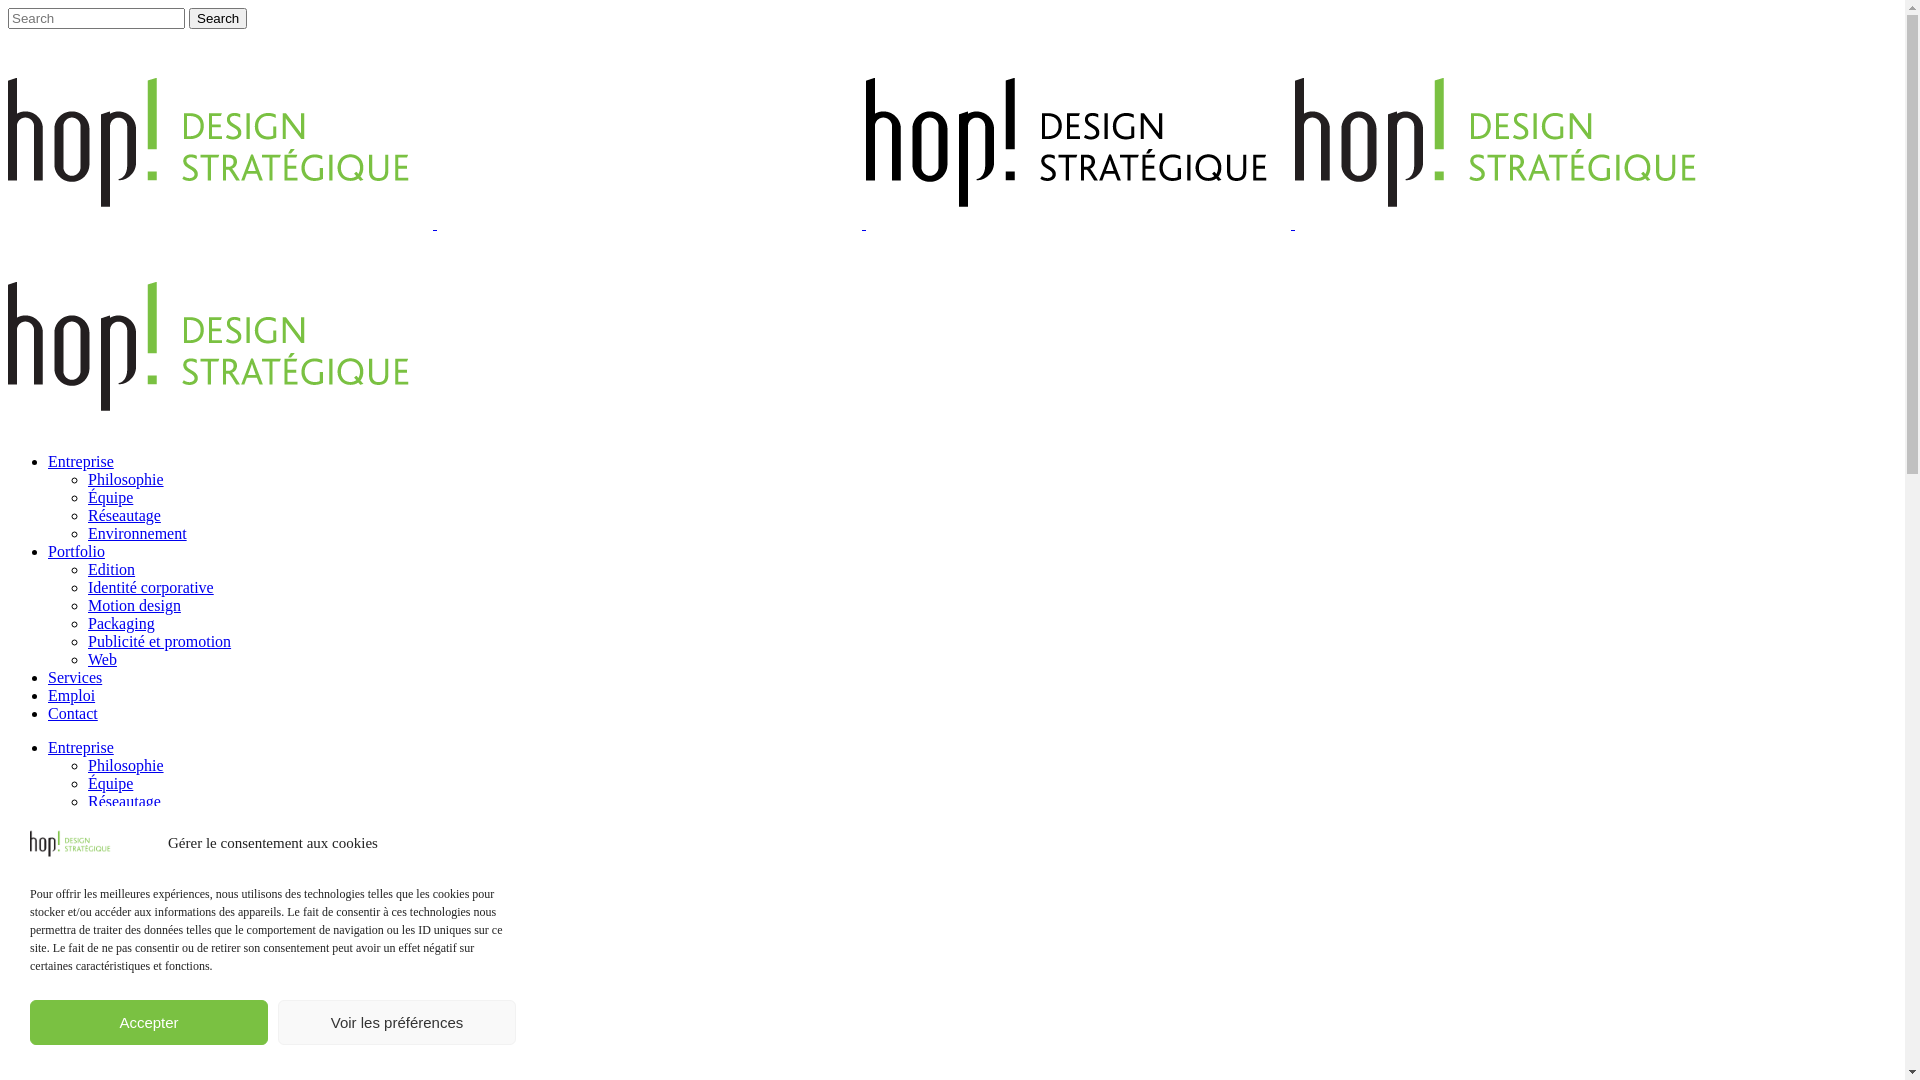  I want to click on 'Edition', so click(110, 569).